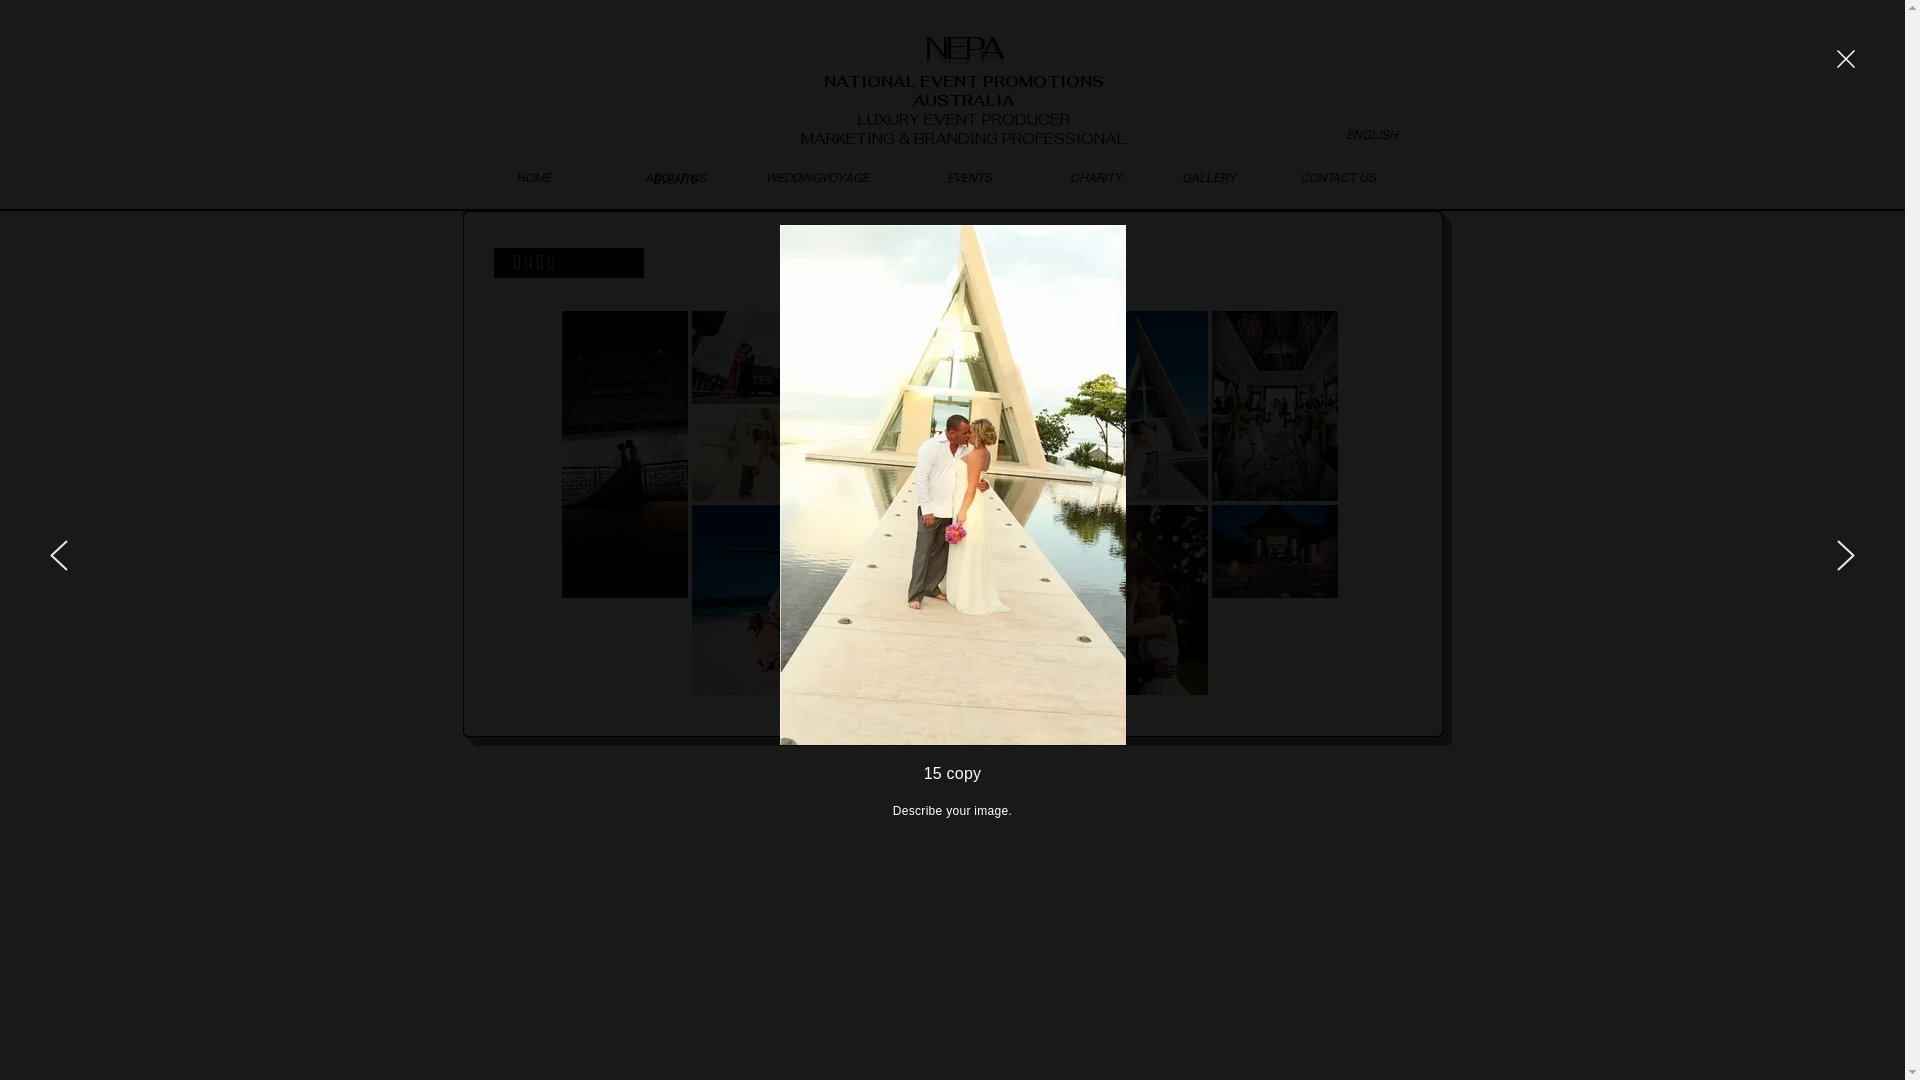 The image size is (1920, 1080). Describe the element at coordinates (1208, 176) in the screenshot. I see `'GALLERY'` at that location.